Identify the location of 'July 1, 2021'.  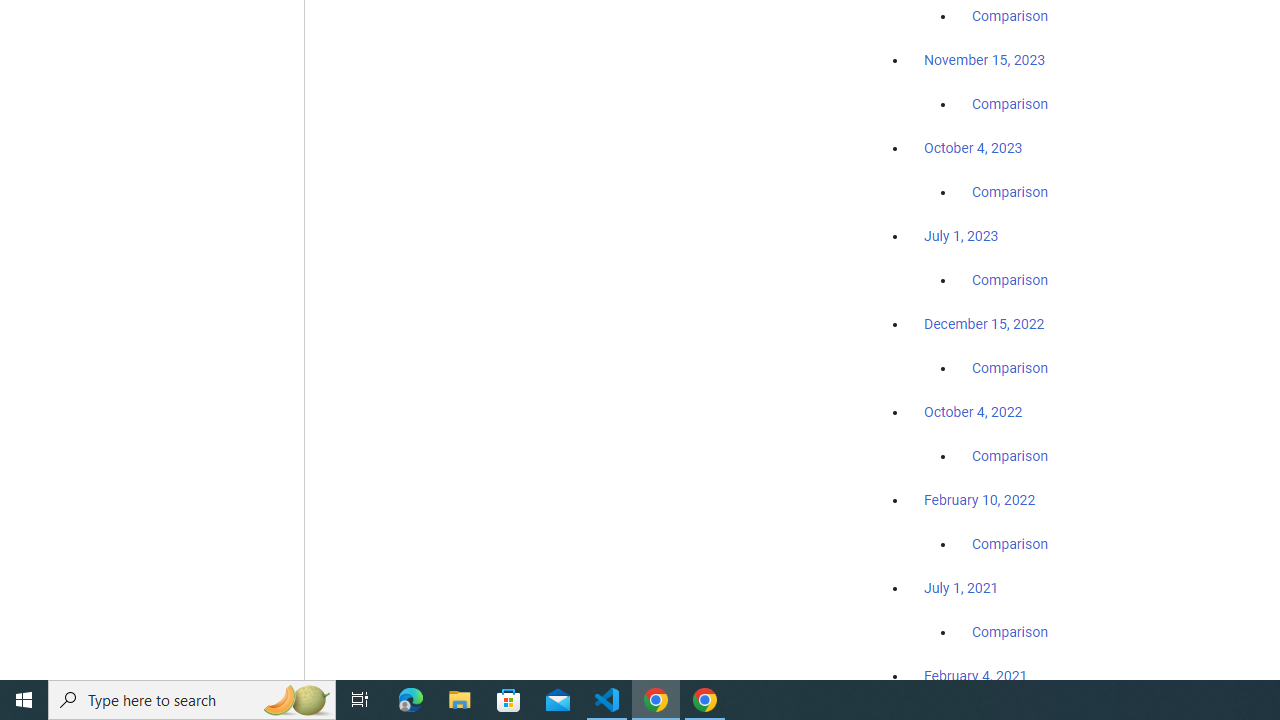
(961, 586).